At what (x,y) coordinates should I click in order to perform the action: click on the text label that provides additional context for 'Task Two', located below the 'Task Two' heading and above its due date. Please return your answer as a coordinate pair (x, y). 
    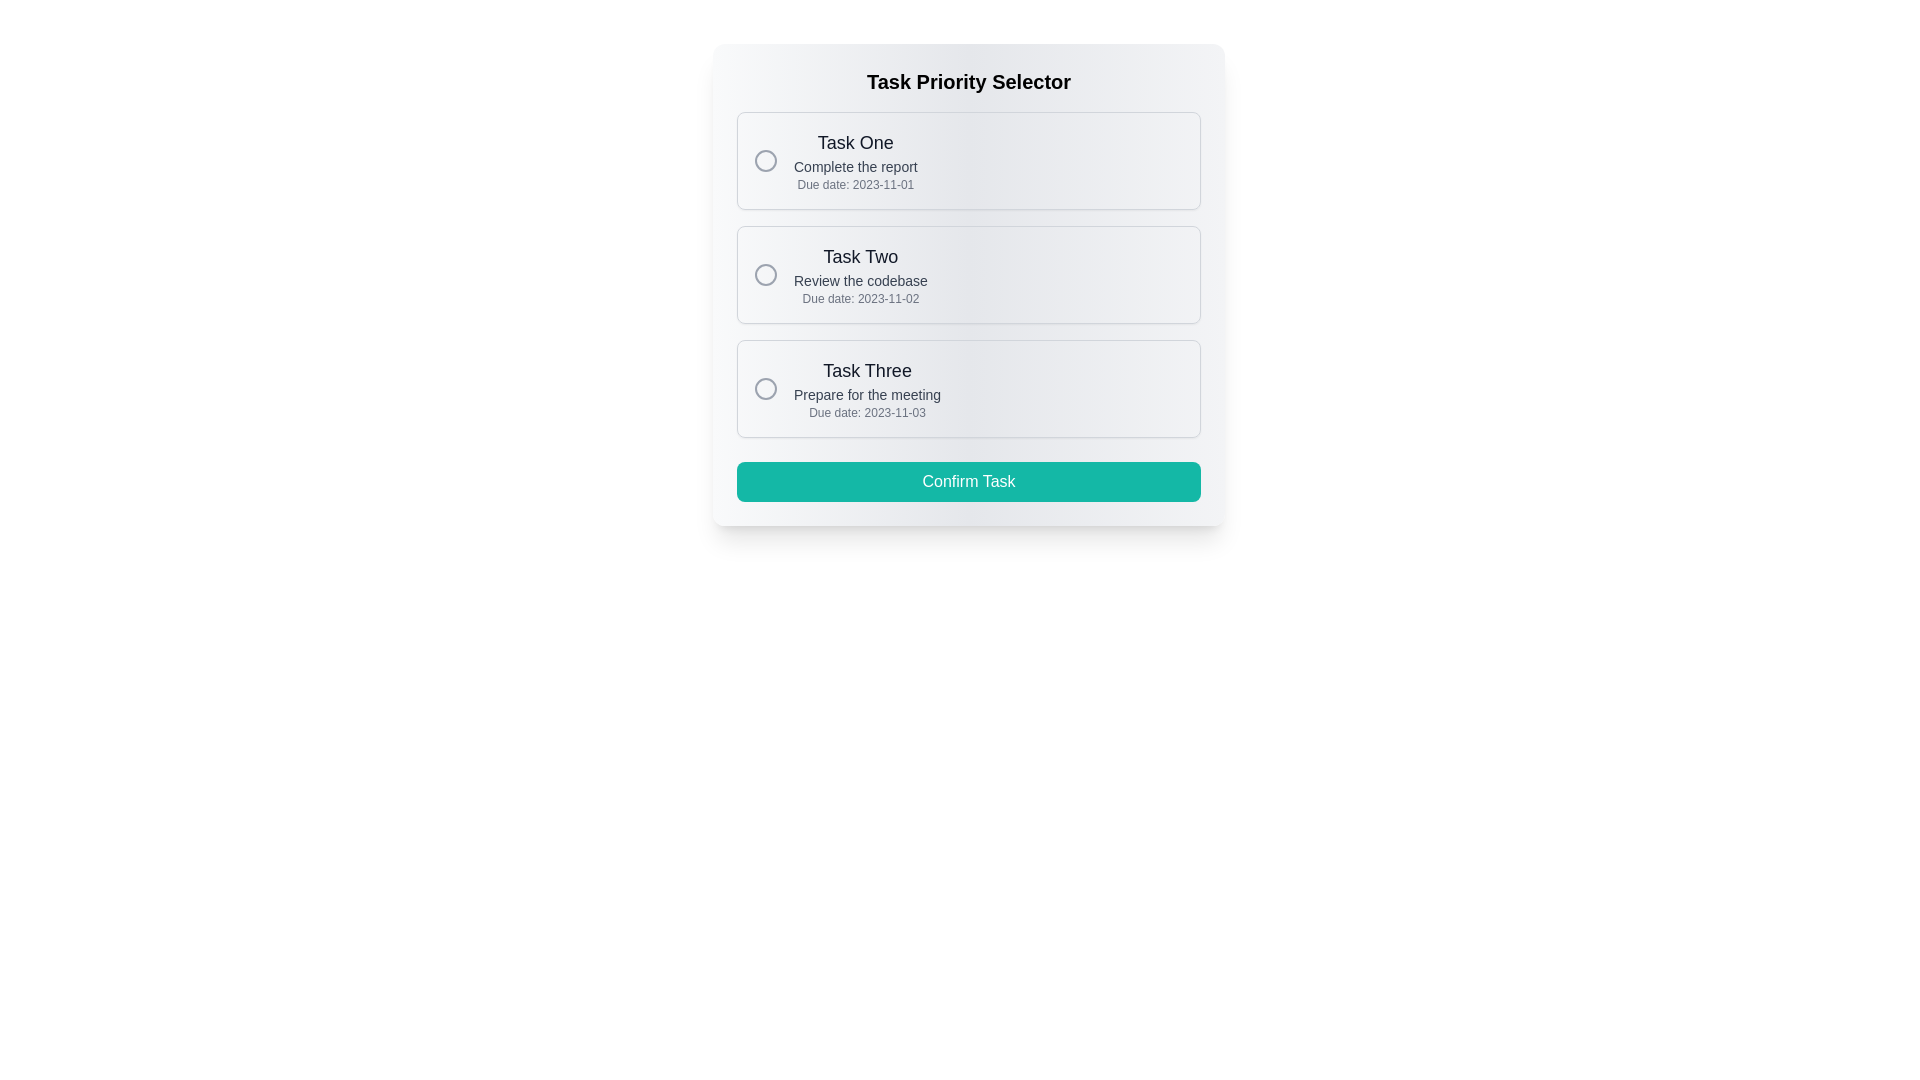
    Looking at the image, I should click on (860, 281).